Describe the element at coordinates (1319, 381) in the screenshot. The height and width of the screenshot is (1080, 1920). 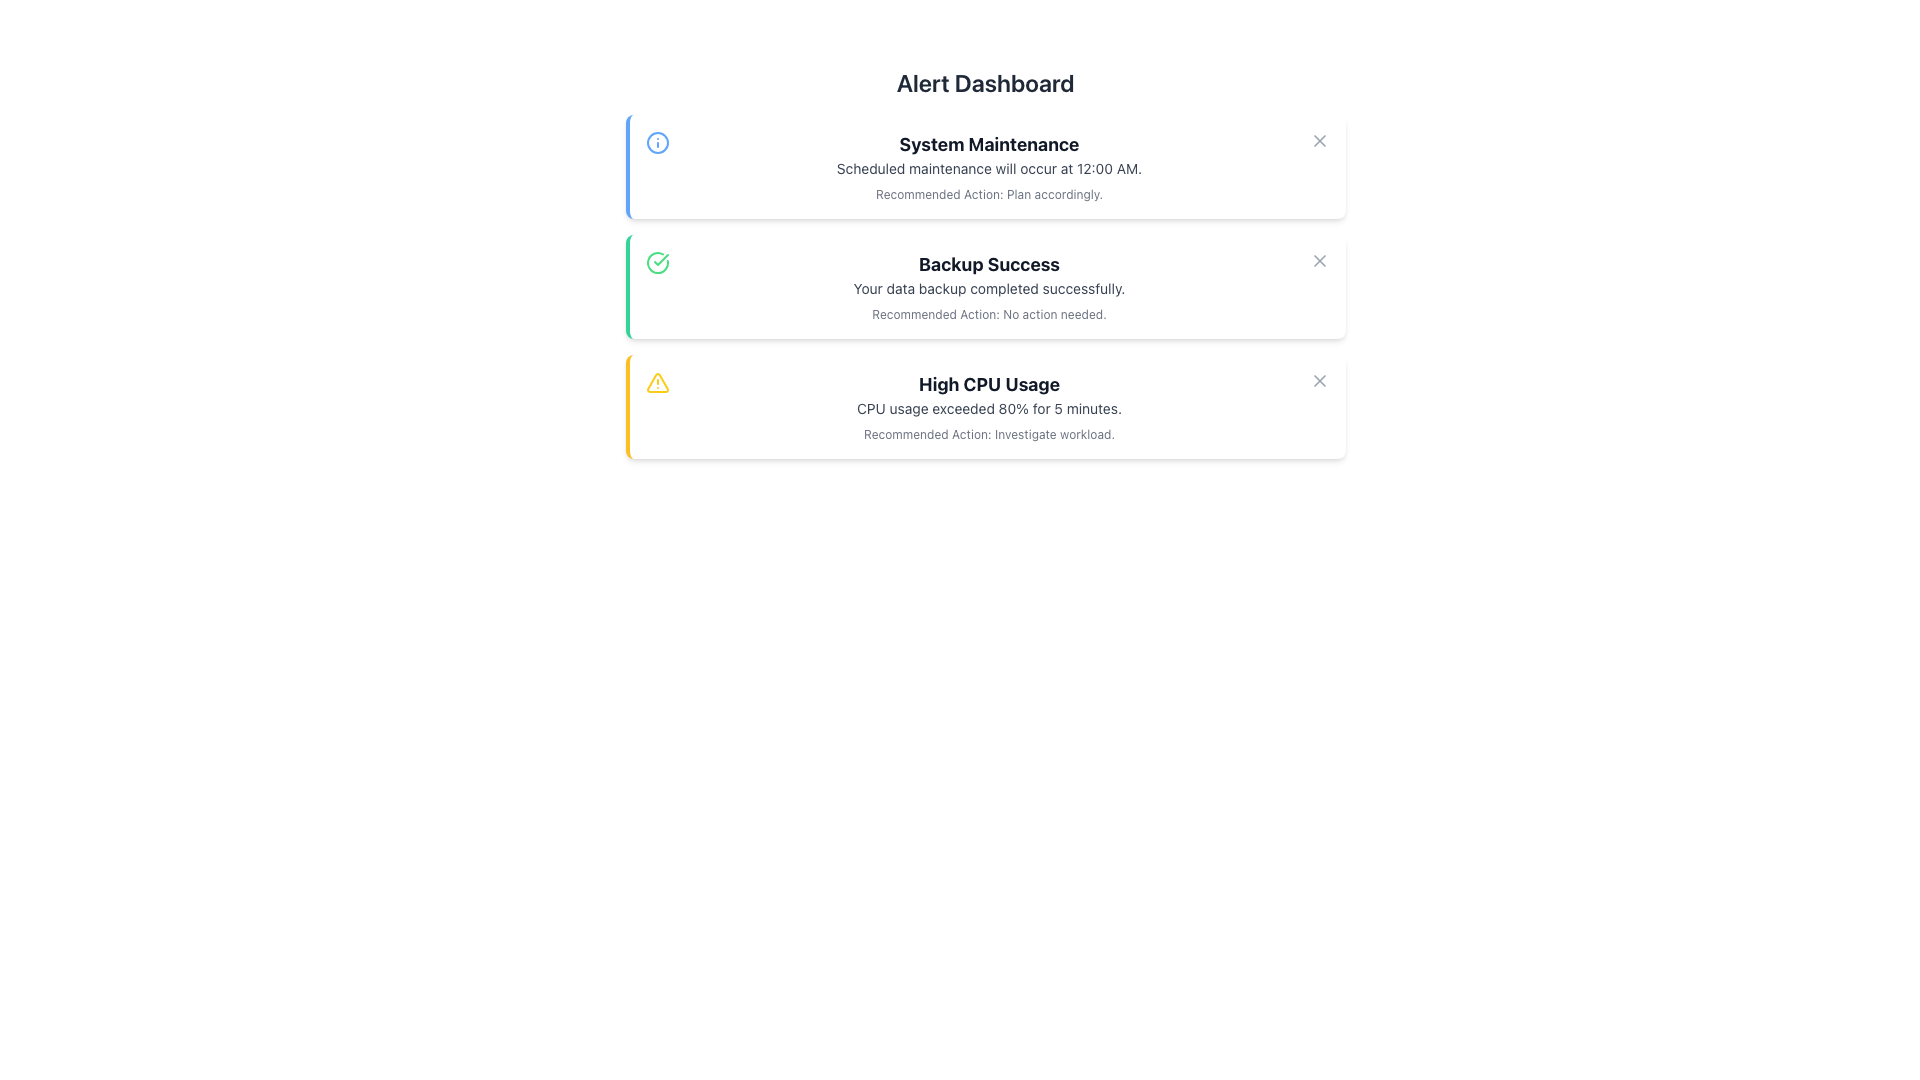
I see `the dismiss icon in the rightmost region of the 'High CPU Usage' alert notification to initiate a close action` at that location.